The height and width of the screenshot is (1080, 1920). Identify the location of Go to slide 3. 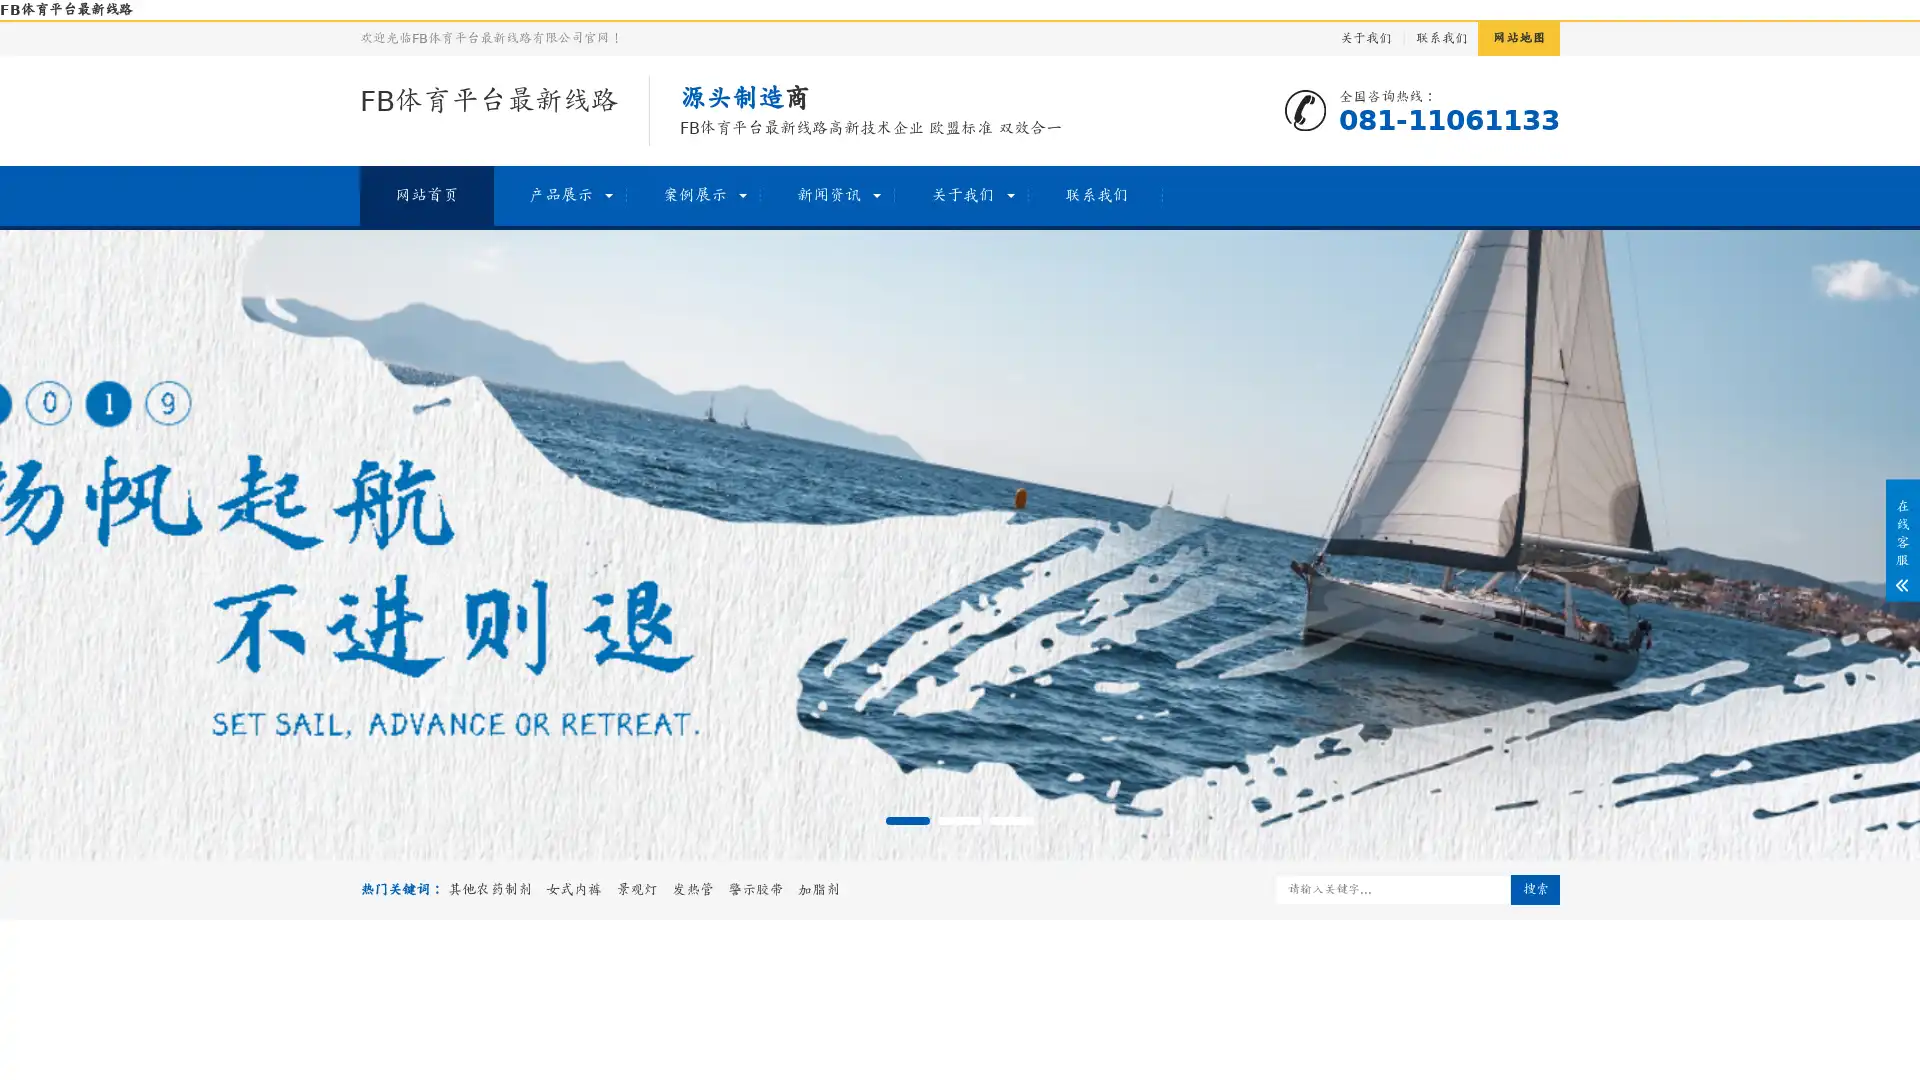
(1012, 821).